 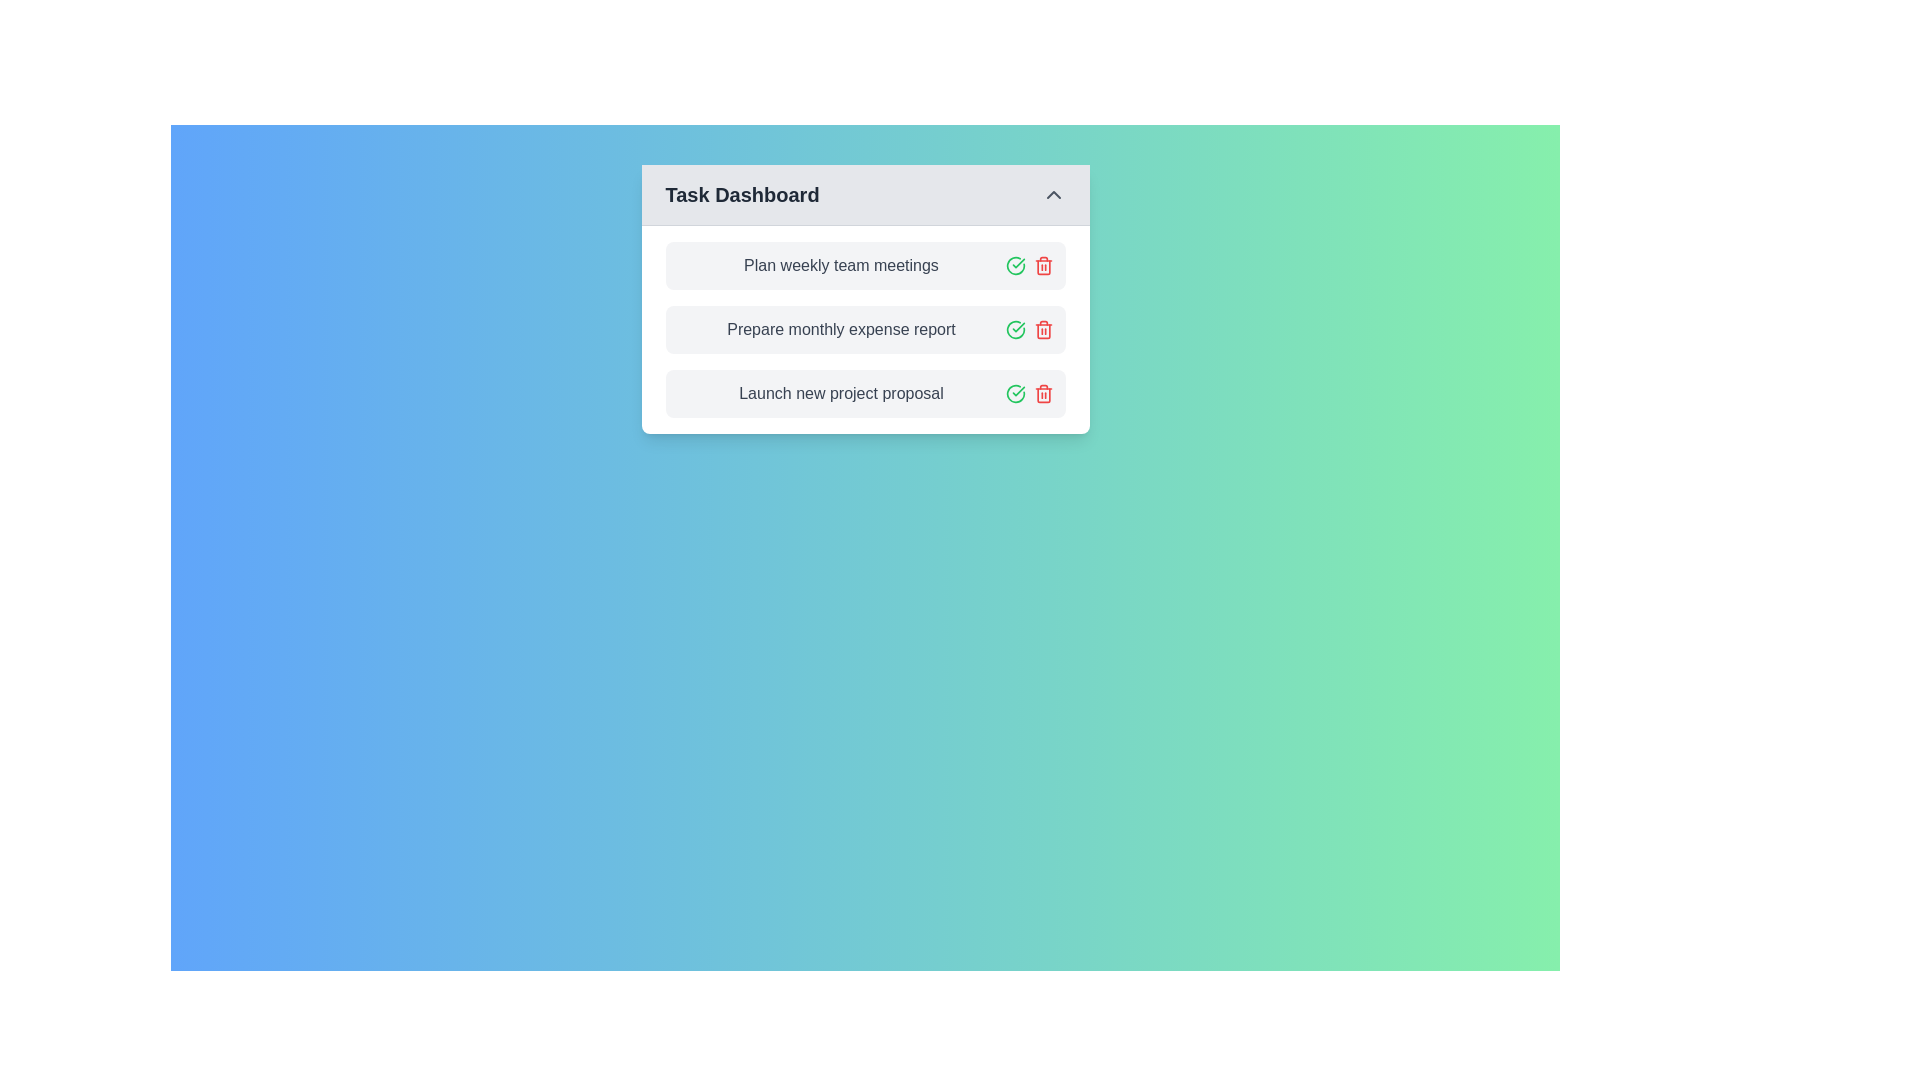 I want to click on the delete icon for the task 'Prepare monthly expense report', so click(x=1042, y=329).